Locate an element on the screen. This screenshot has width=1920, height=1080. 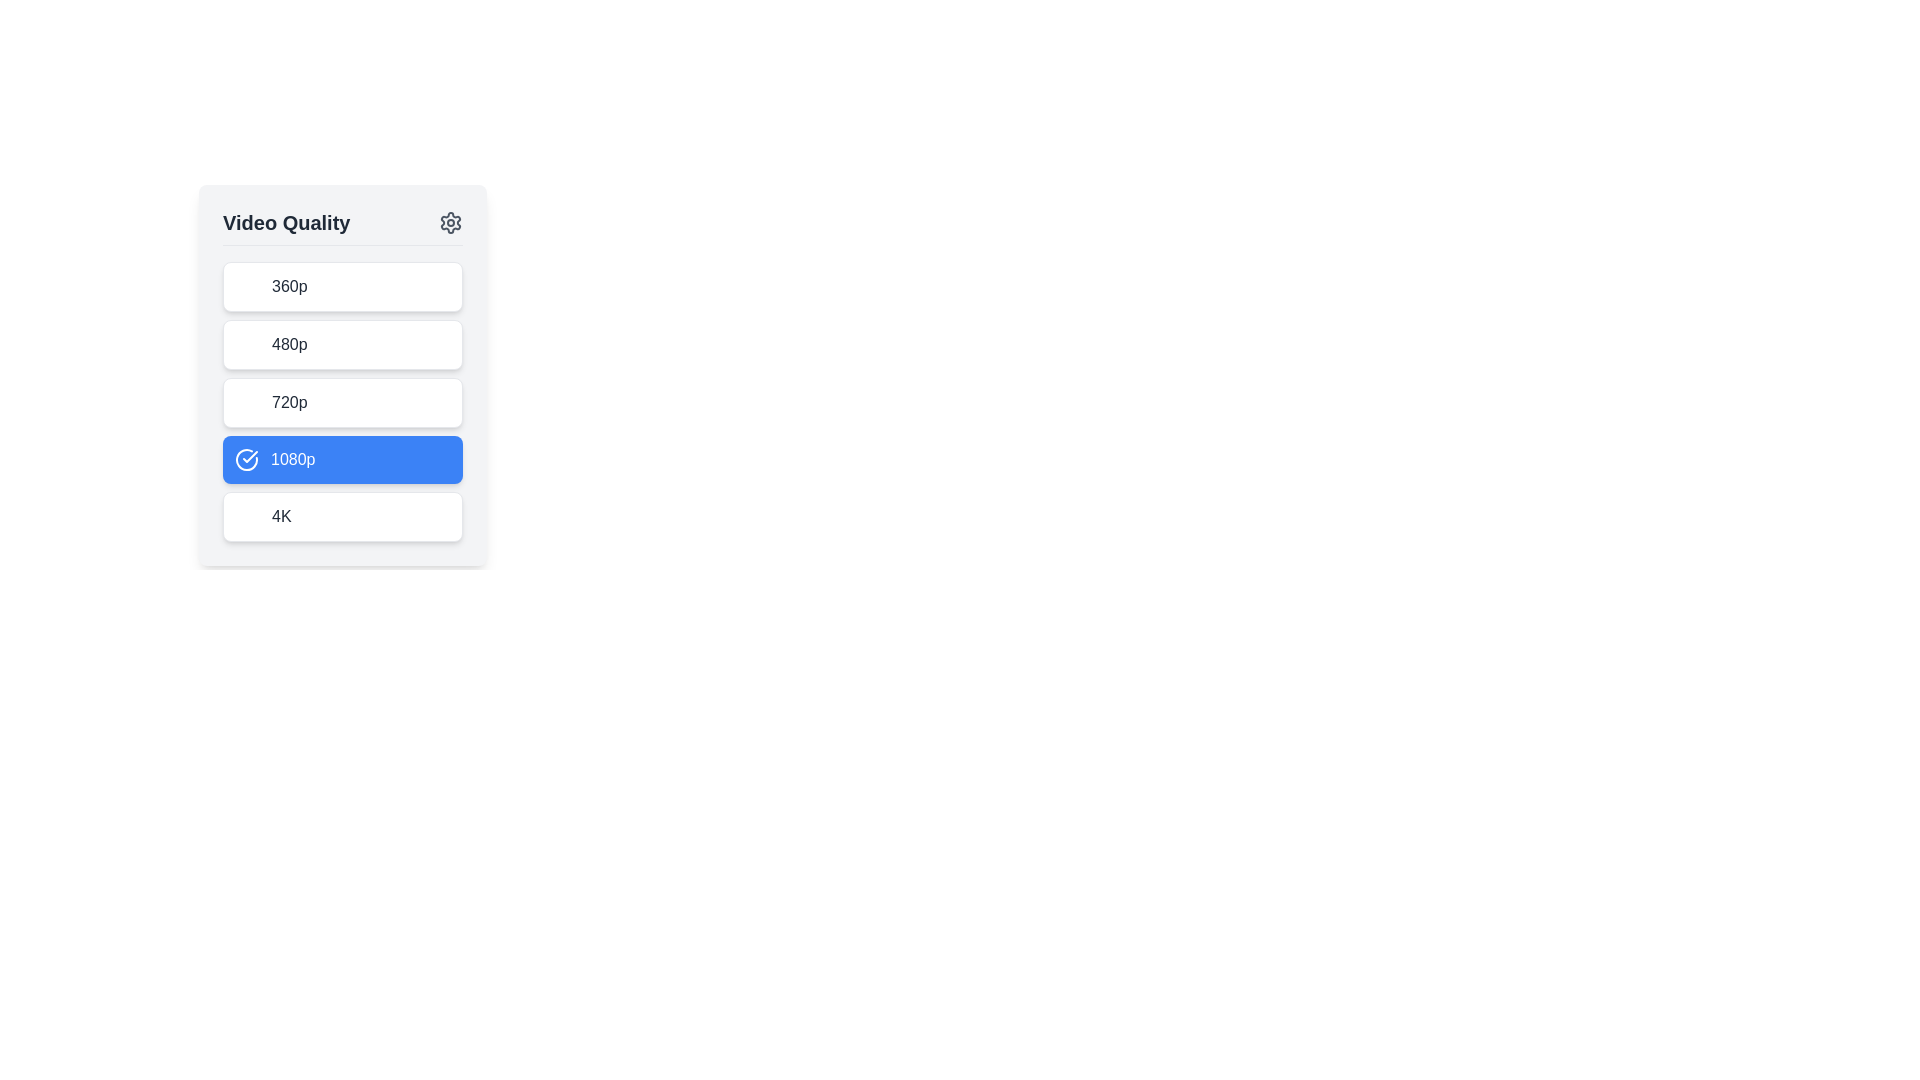
the '720p' resolution option button located in the 'Video Quality' panel is located at coordinates (342, 401).